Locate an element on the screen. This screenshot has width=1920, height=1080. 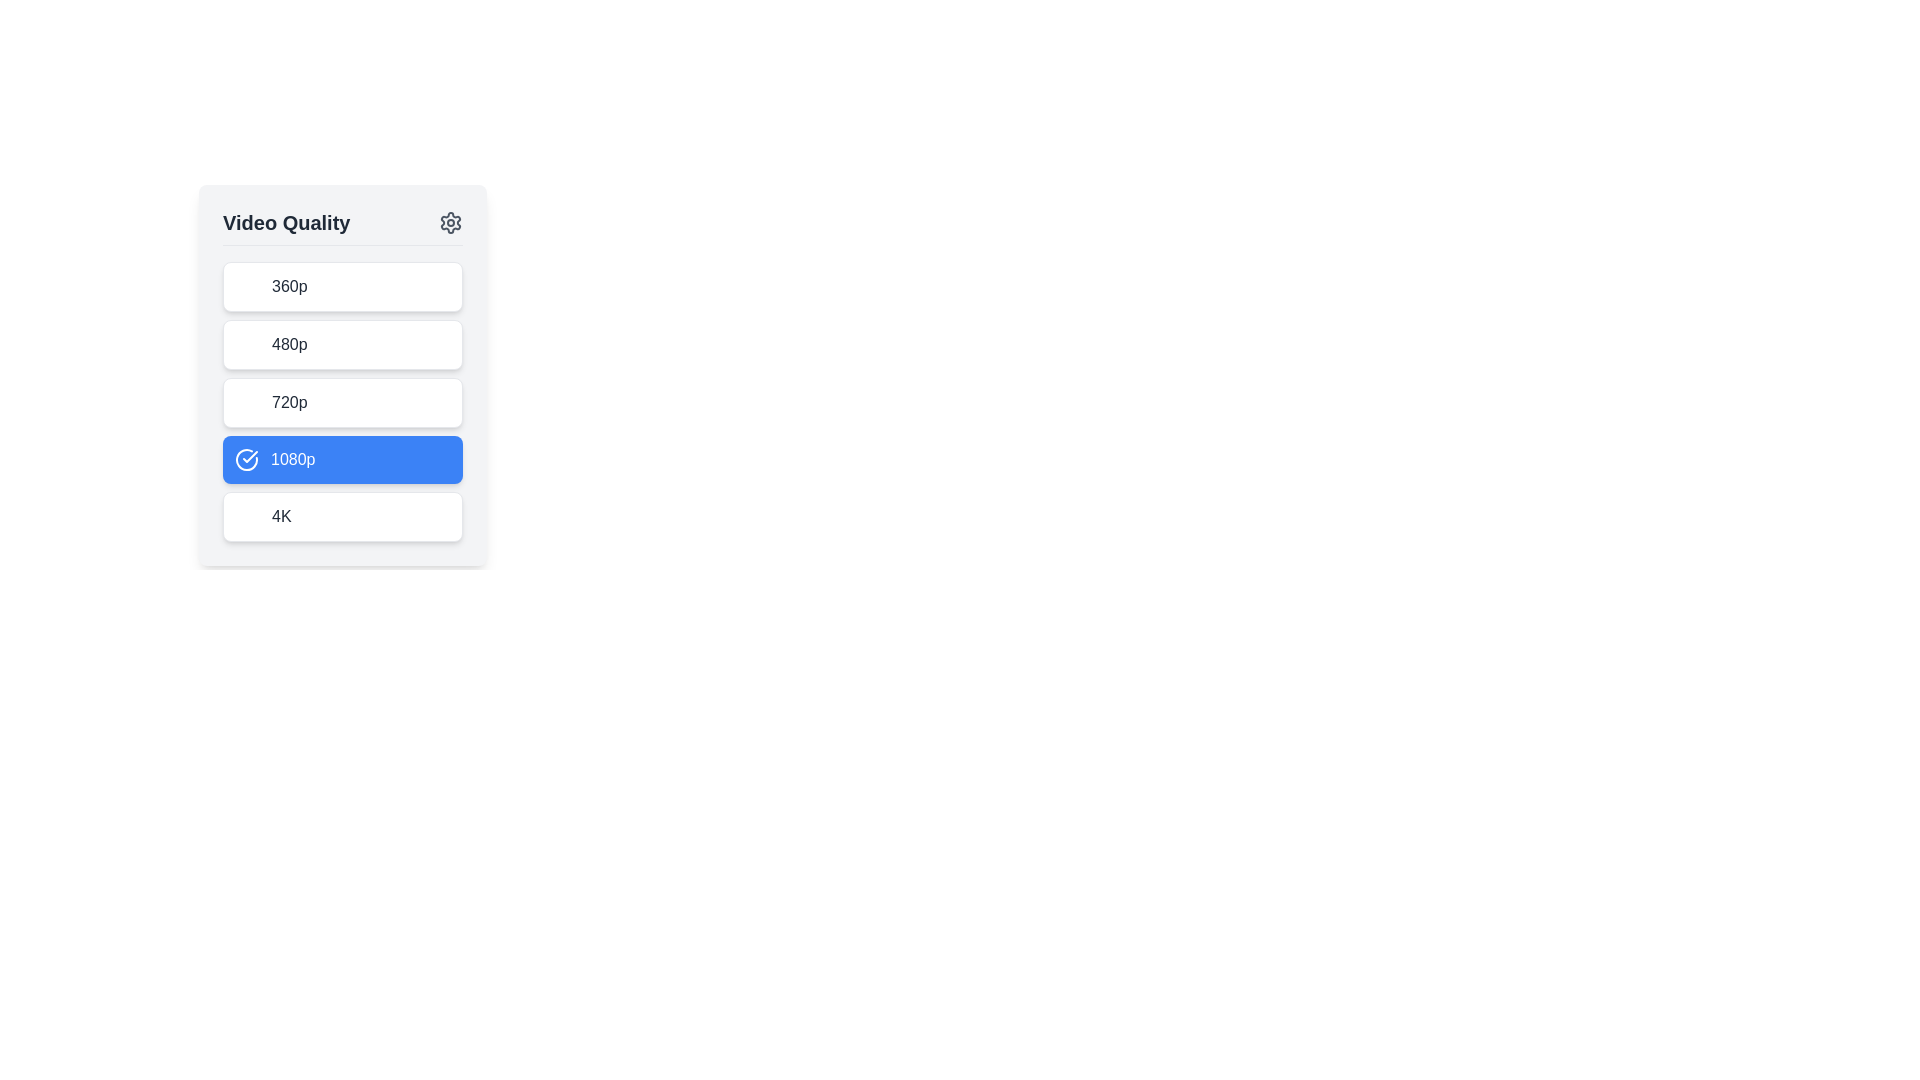
the '720p' resolution option button located in the 'Video Quality' panel is located at coordinates (342, 401).